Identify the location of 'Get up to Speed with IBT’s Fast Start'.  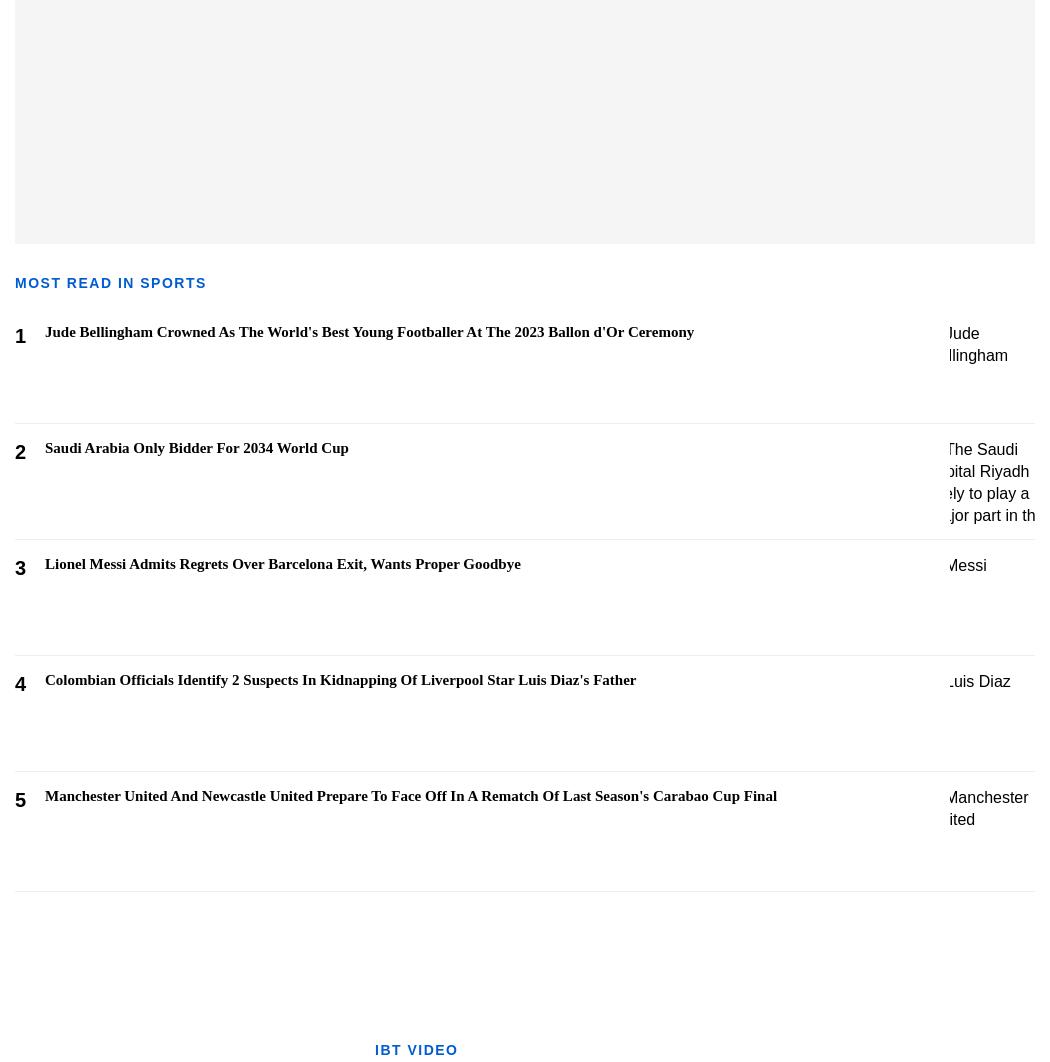
(923, 931).